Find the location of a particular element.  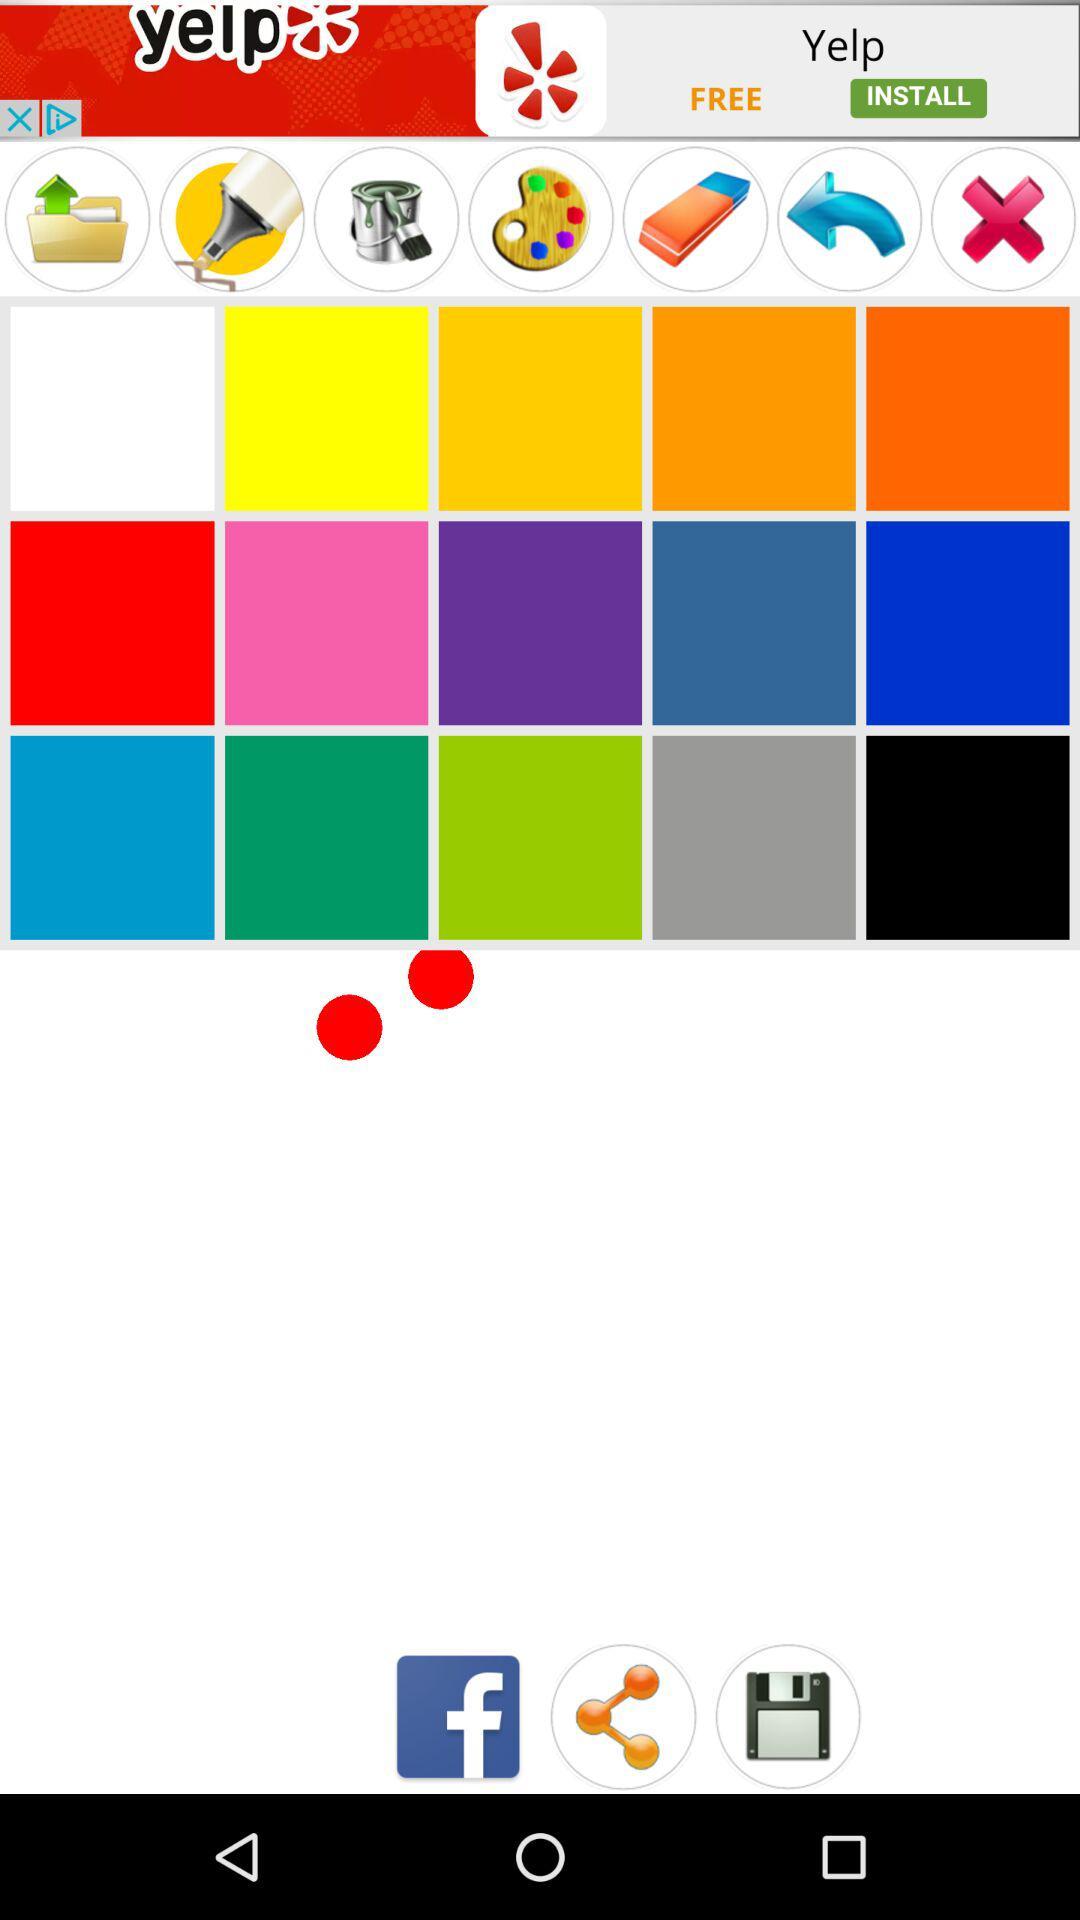

to folder is located at coordinates (76, 219).